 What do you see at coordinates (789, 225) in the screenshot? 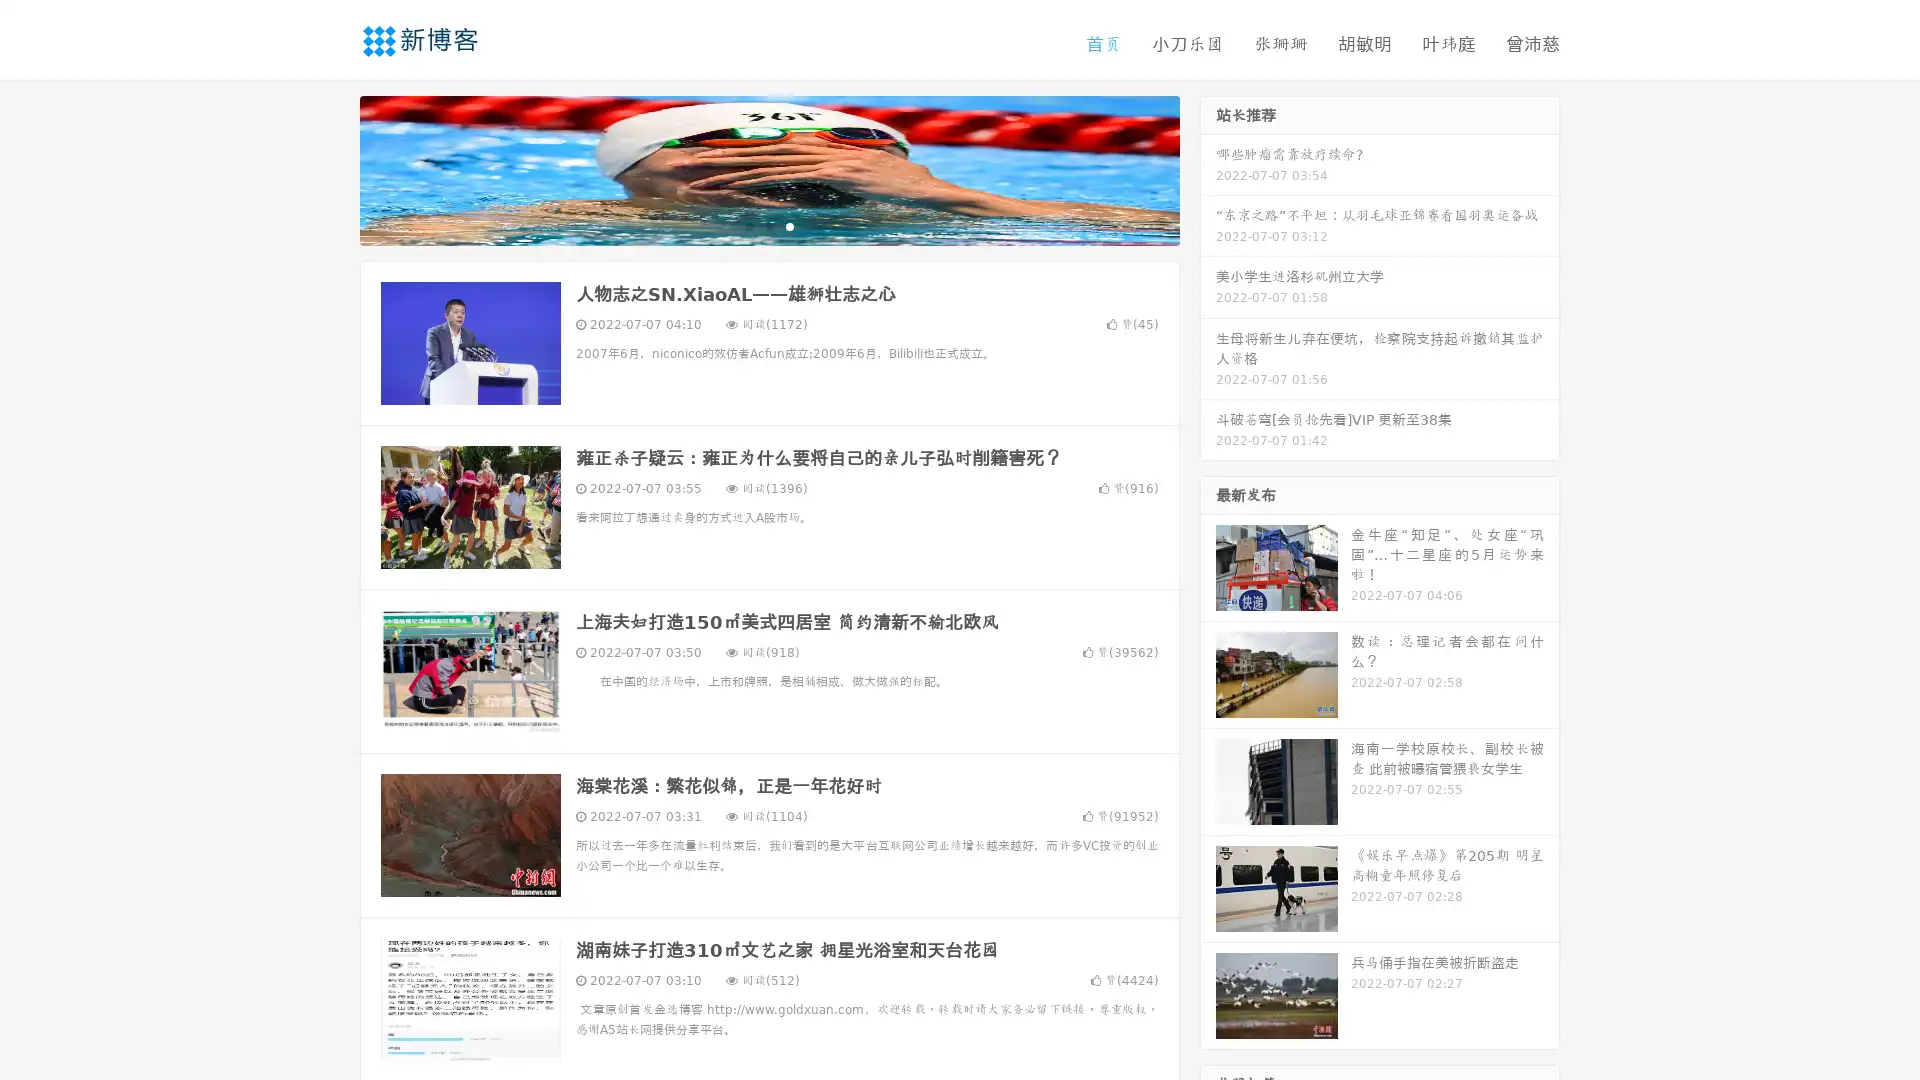
I see `Go to slide 3` at bounding box center [789, 225].